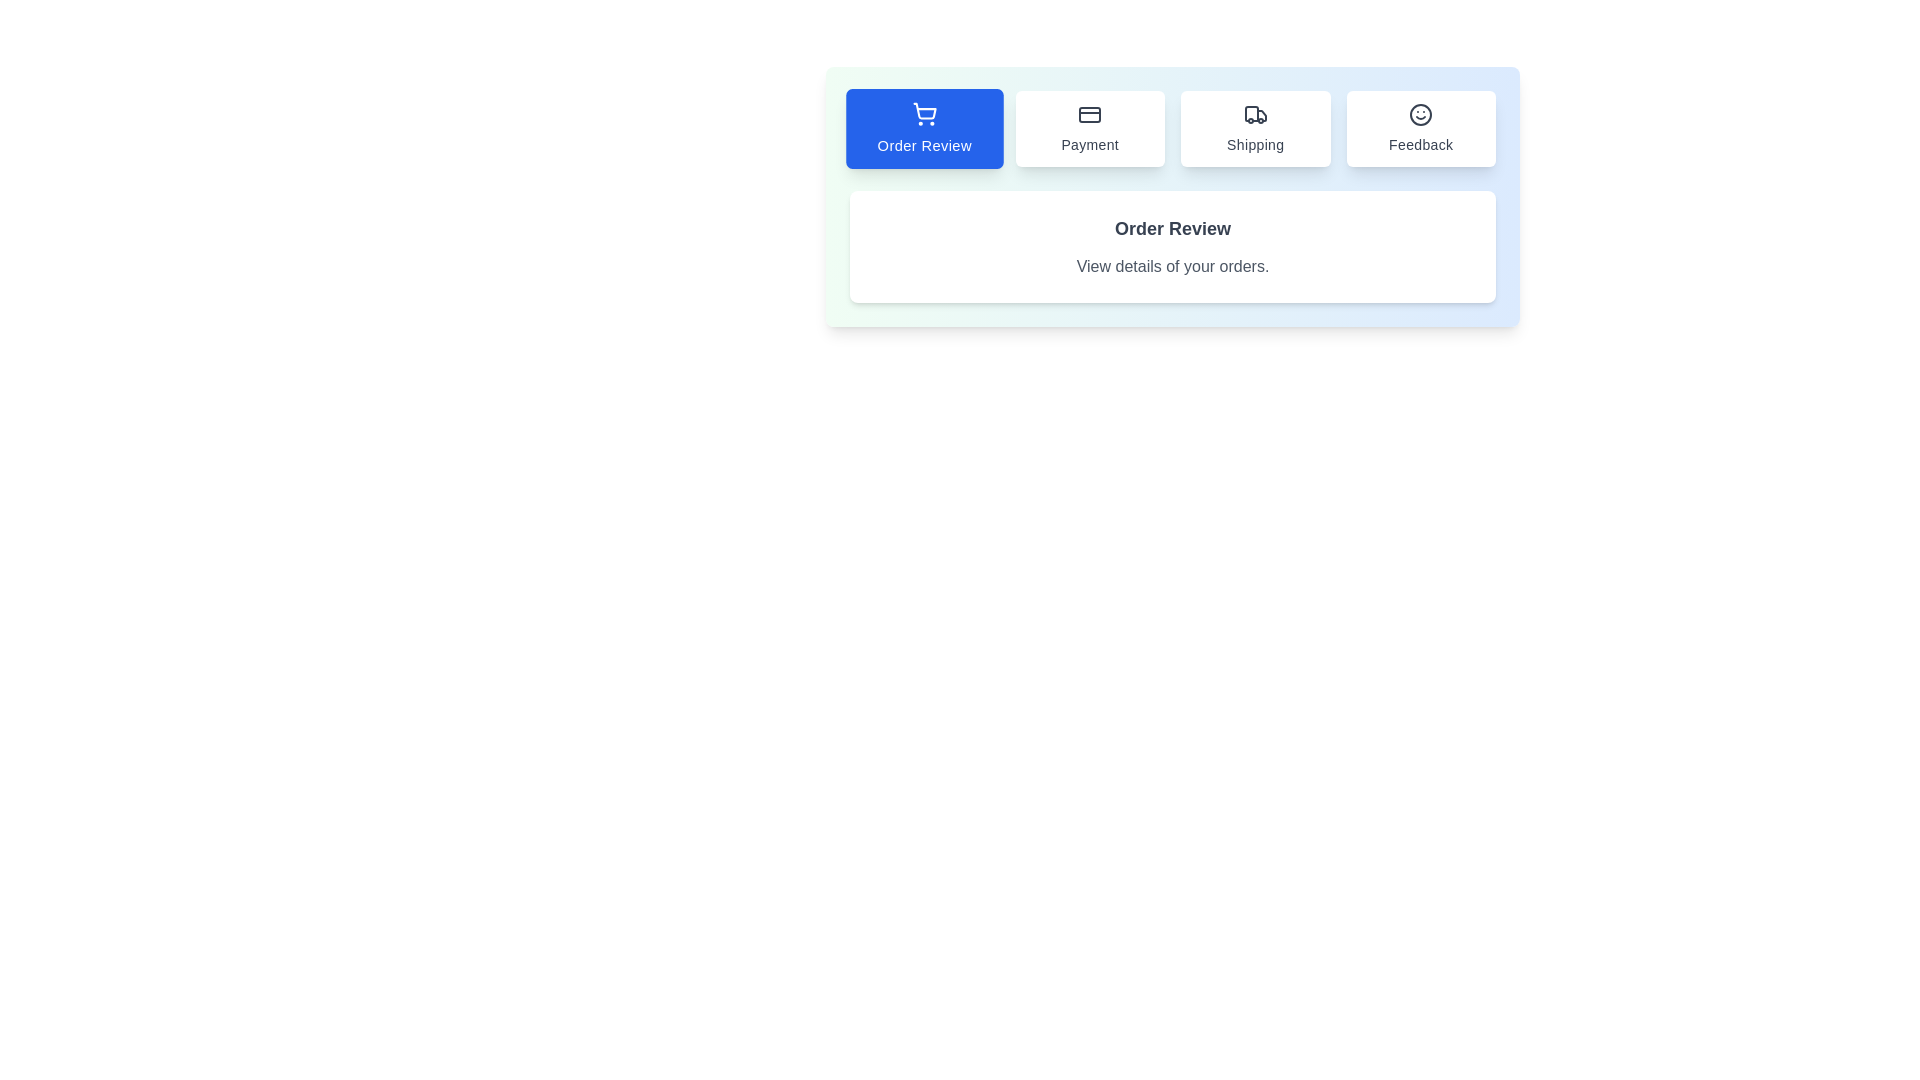 The height and width of the screenshot is (1080, 1920). I want to click on the 'Payment' text label, which is part of a clickable button and centrally aligned beneath an icon, so click(1089, 144).